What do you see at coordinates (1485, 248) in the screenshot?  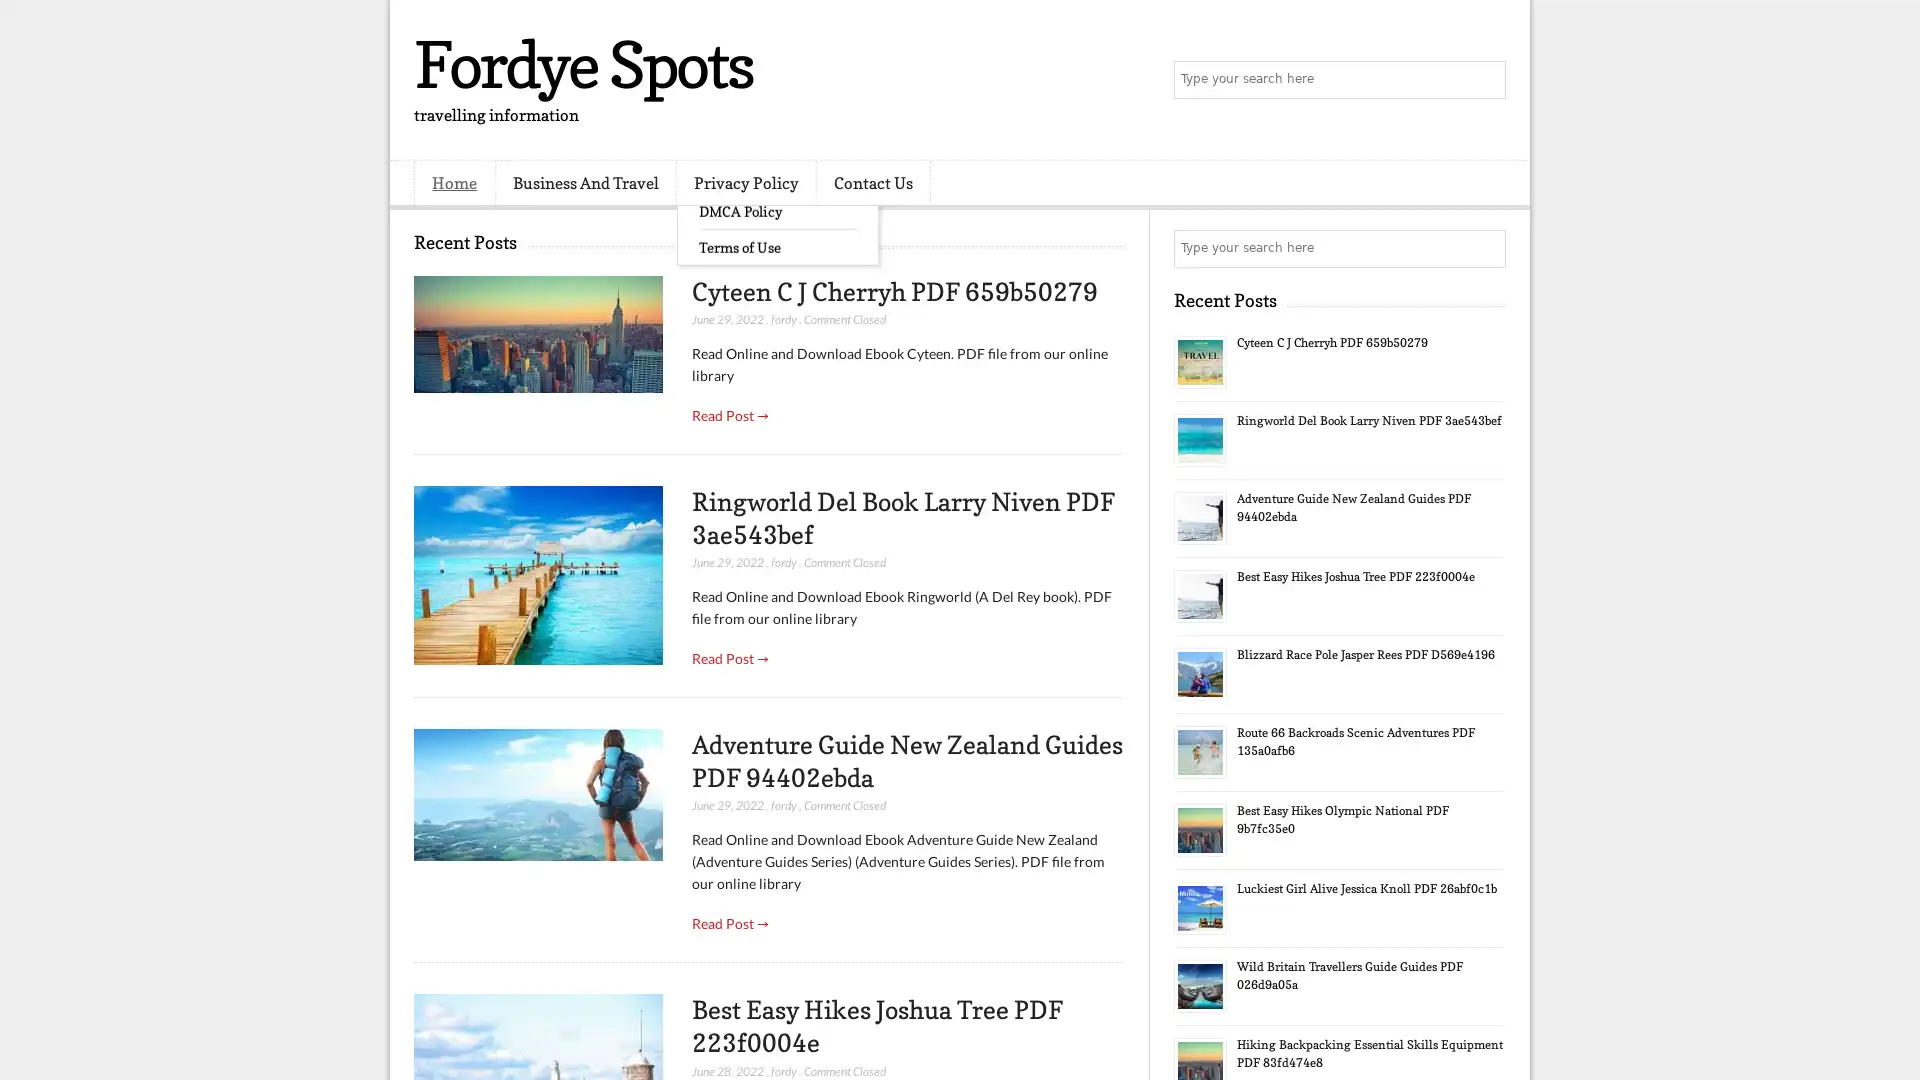 I see `Search` at bounding box center [1485, 248].